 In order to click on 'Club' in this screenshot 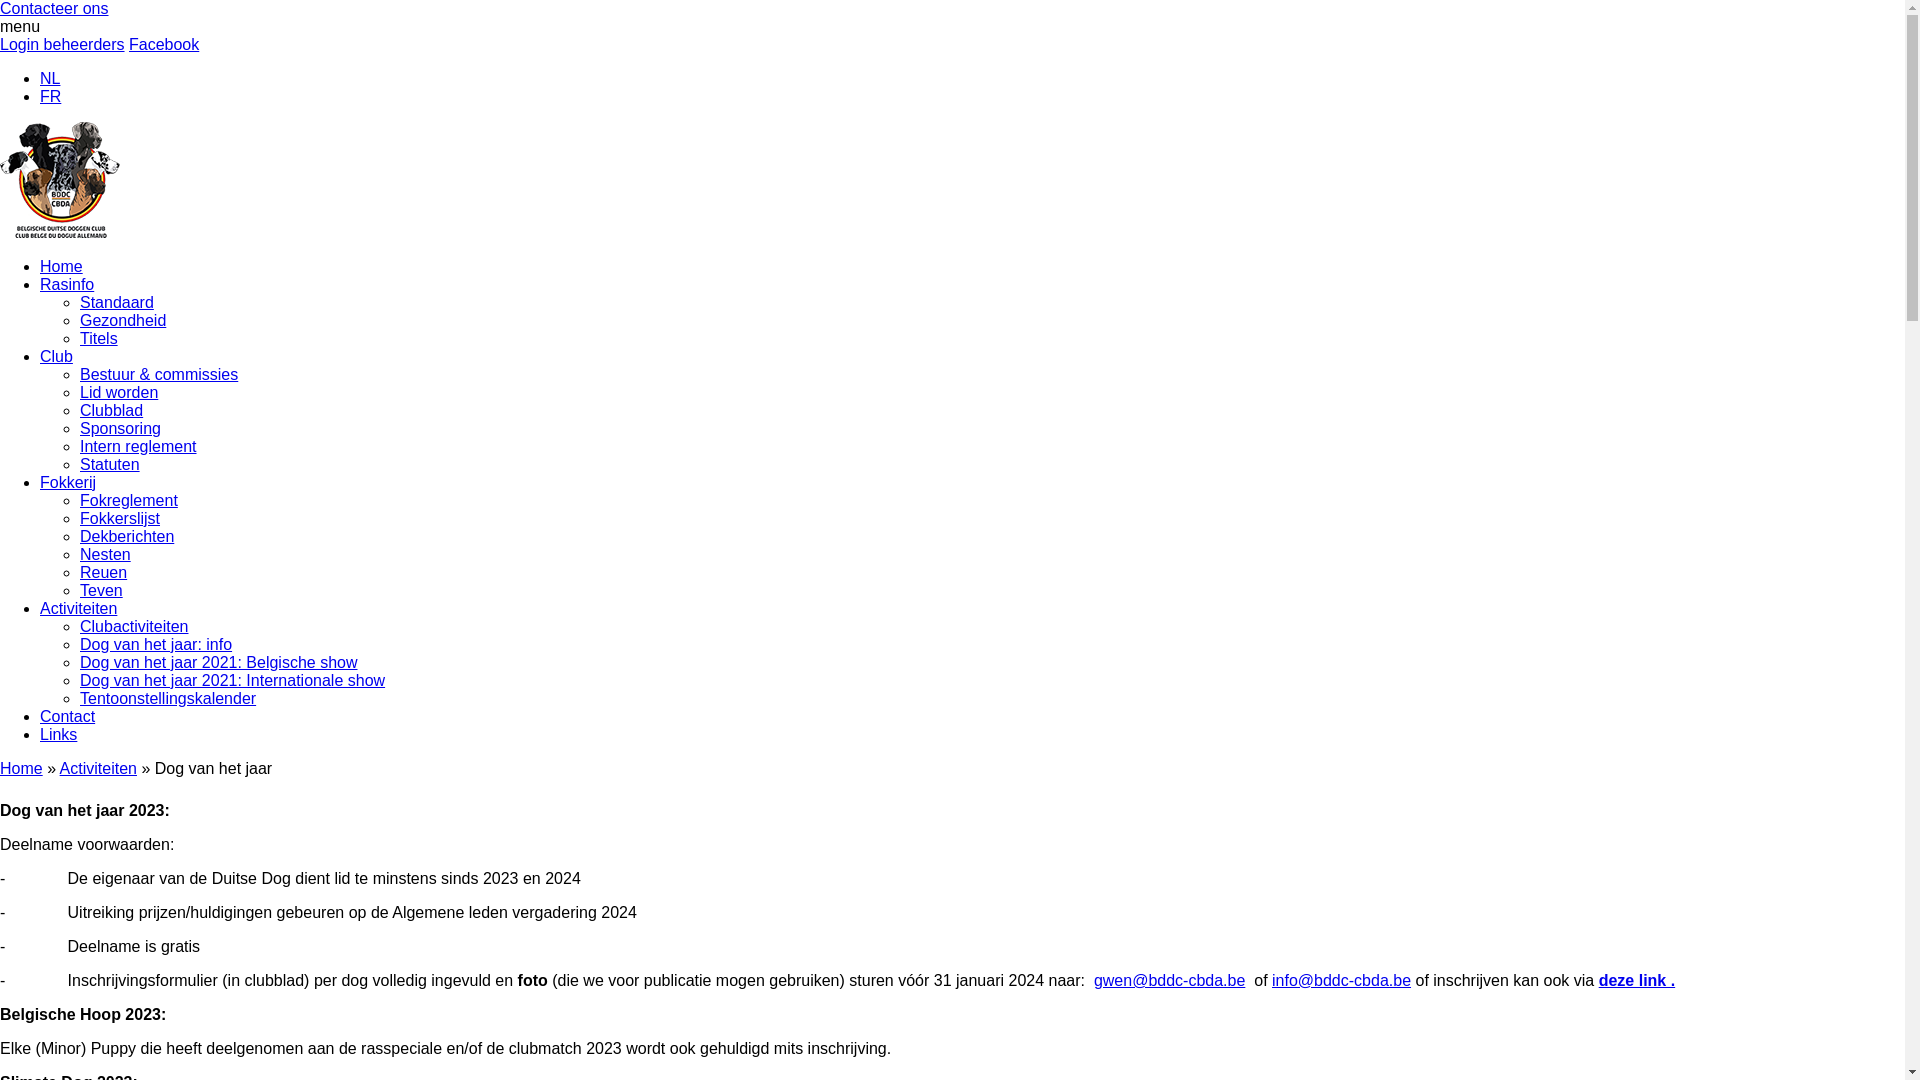, I will do `click(56, 355)`.